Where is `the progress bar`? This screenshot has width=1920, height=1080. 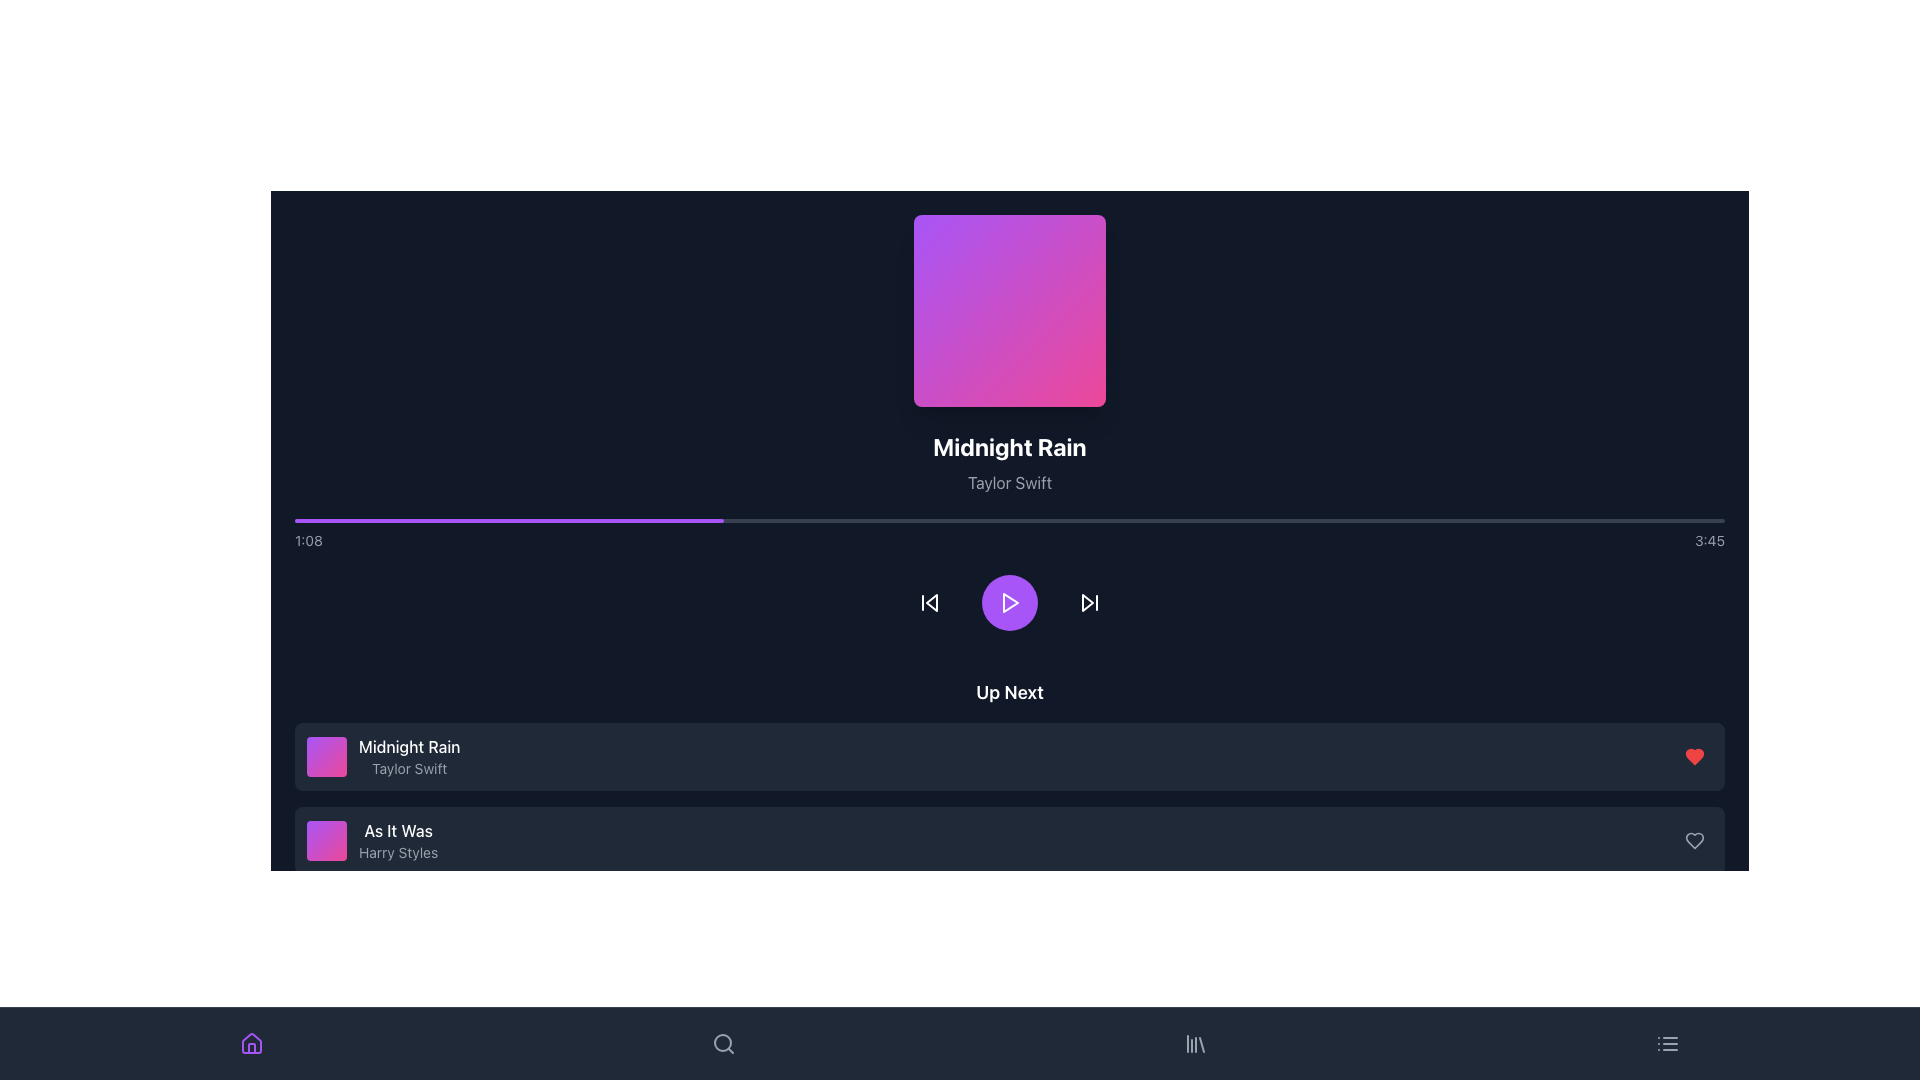 the progress bar is located at coordinates (376, 519).